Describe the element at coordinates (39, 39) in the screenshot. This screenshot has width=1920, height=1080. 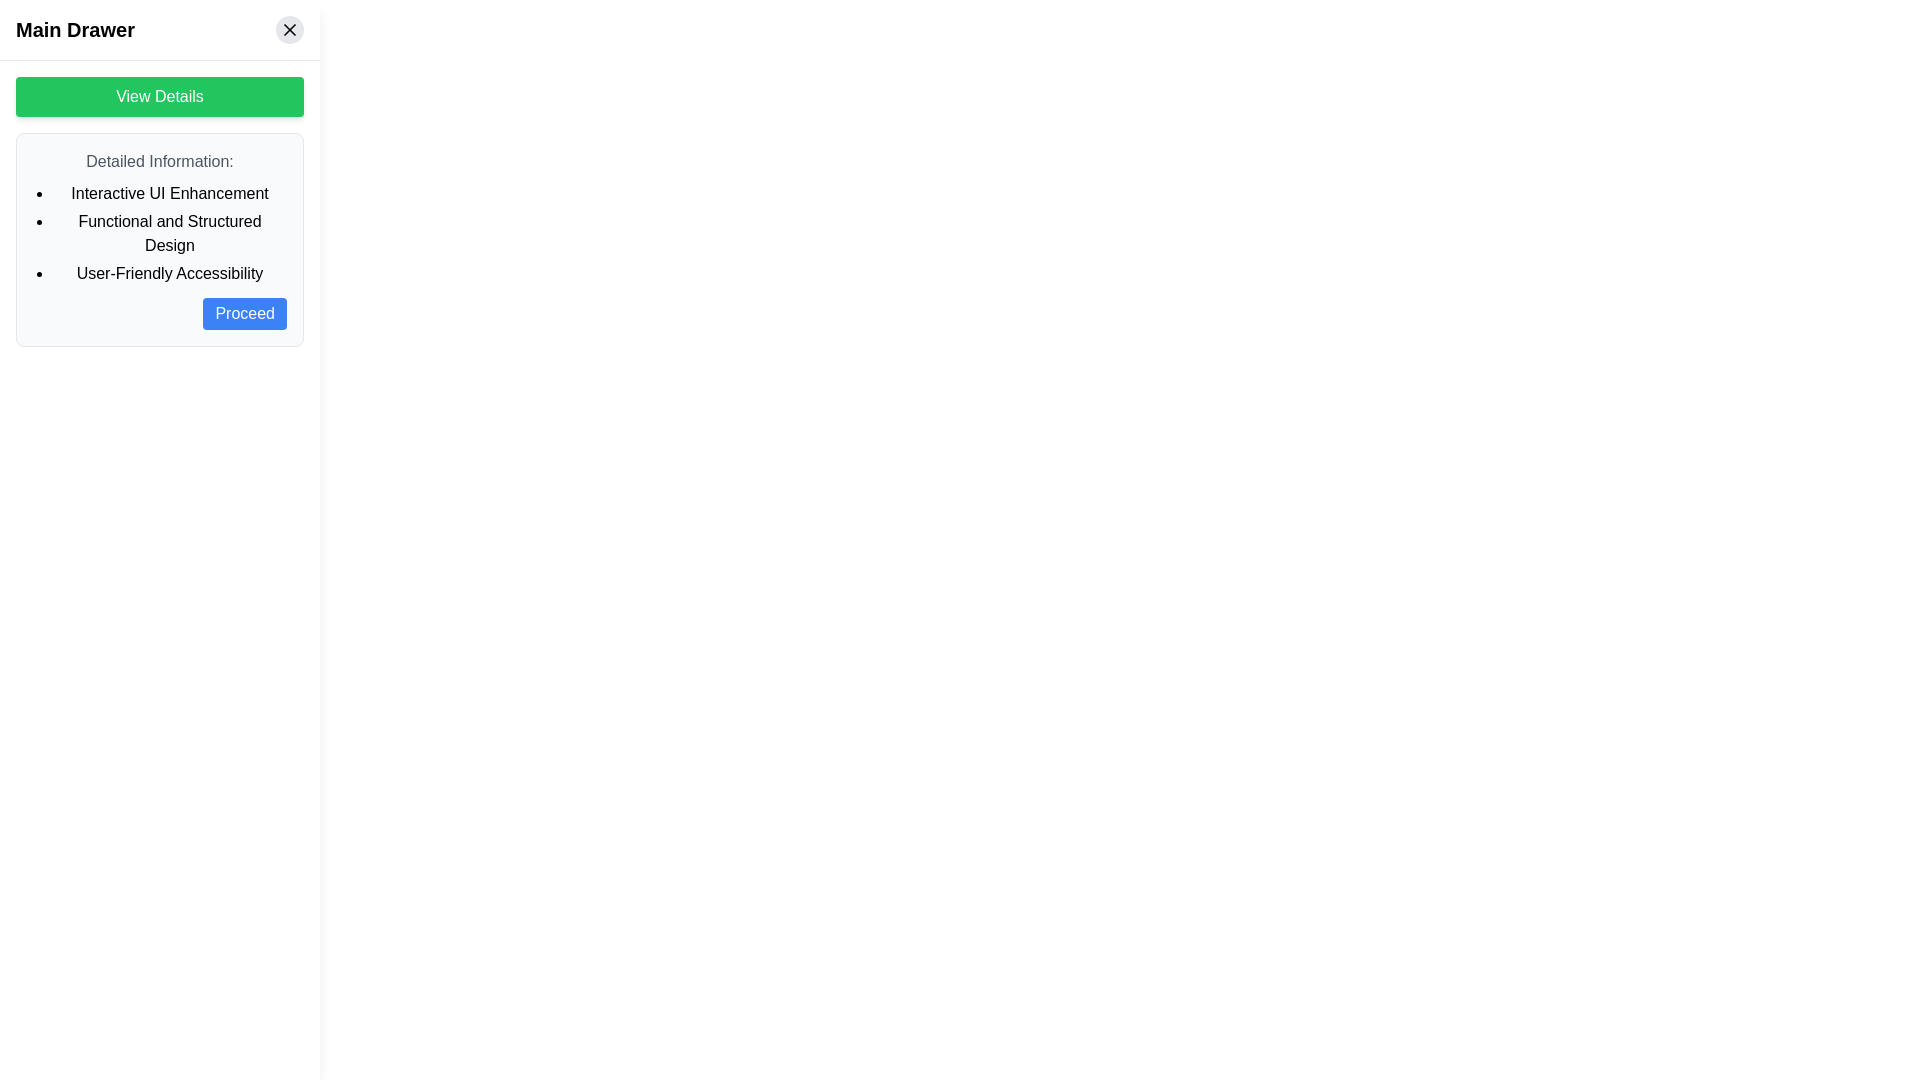
I see `the menu button located in the top-left corner of the interface, aligned with the 'Main Drawer' title, to trigger hover effects` at that location.